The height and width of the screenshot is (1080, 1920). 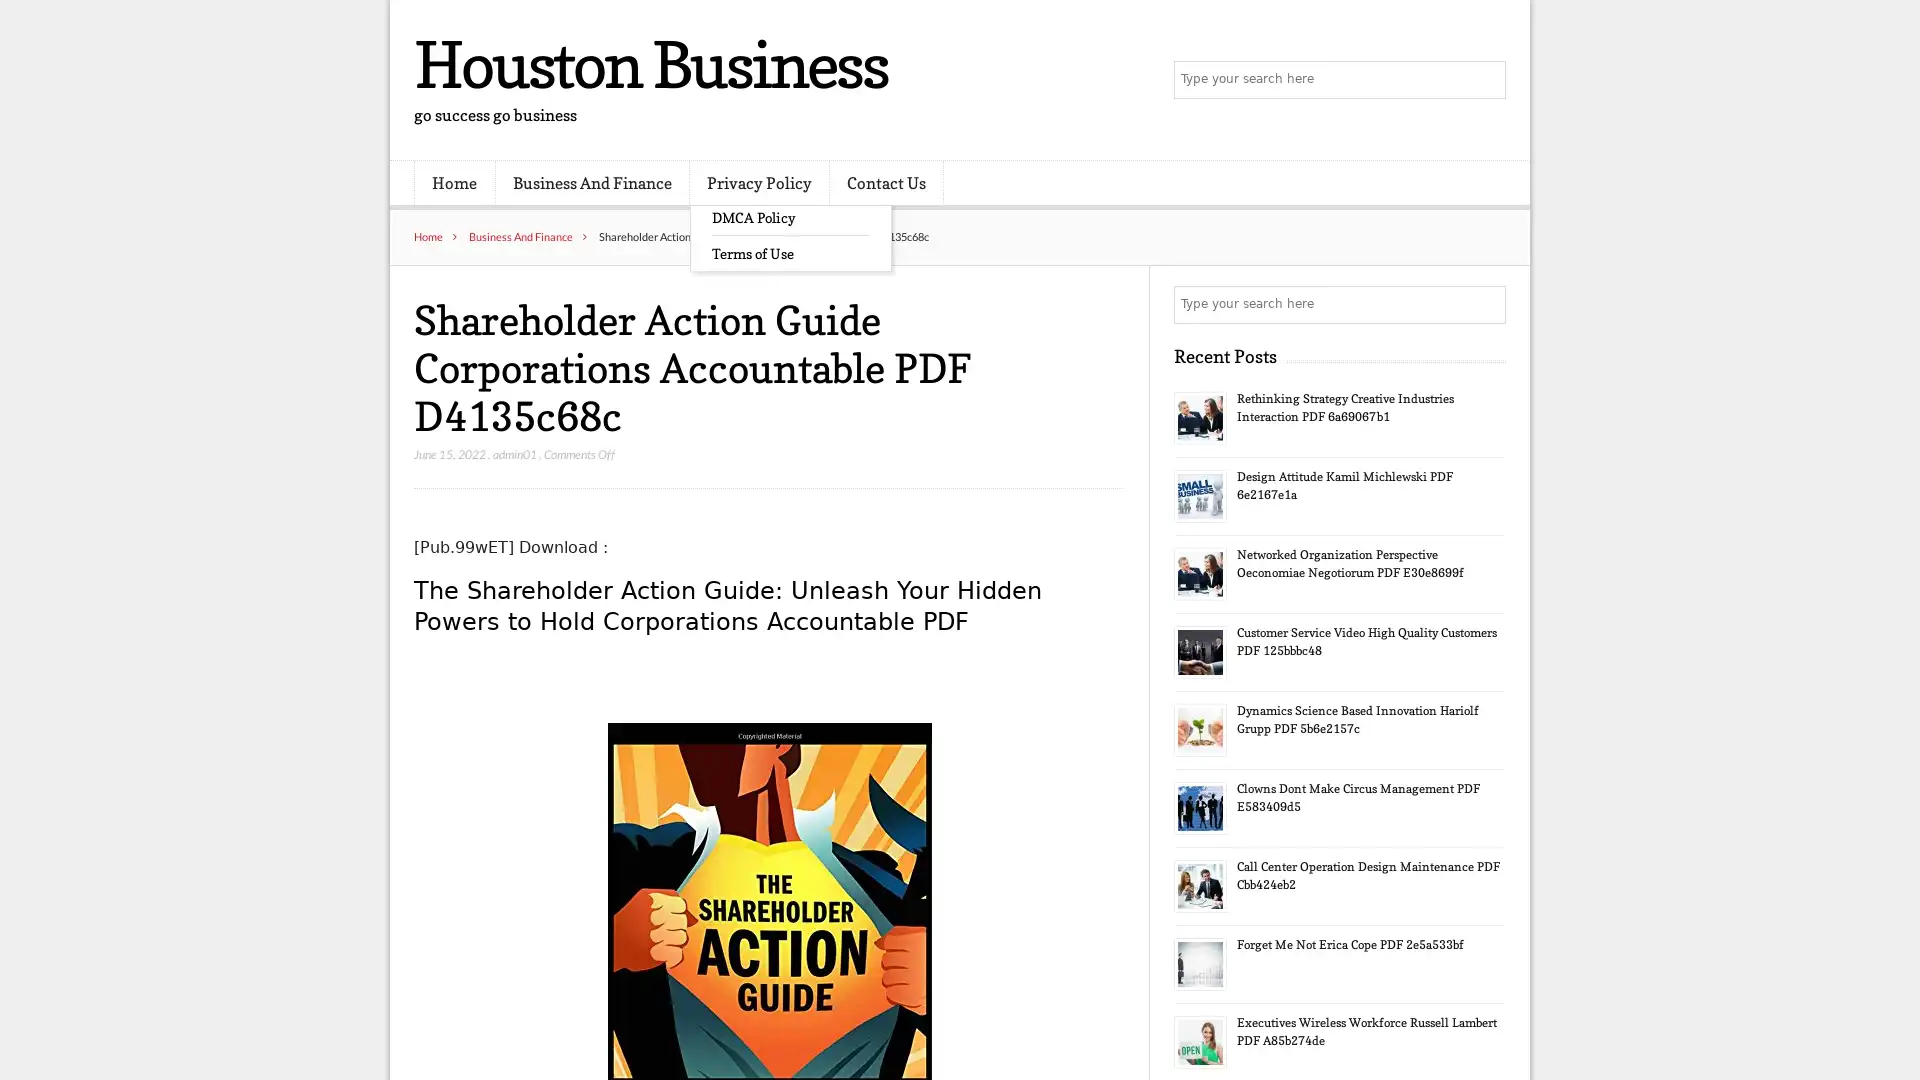 What do you see at coordinates (1485, 80) in the screenshot?
I see `Search` at bounding box center [1485, 80].